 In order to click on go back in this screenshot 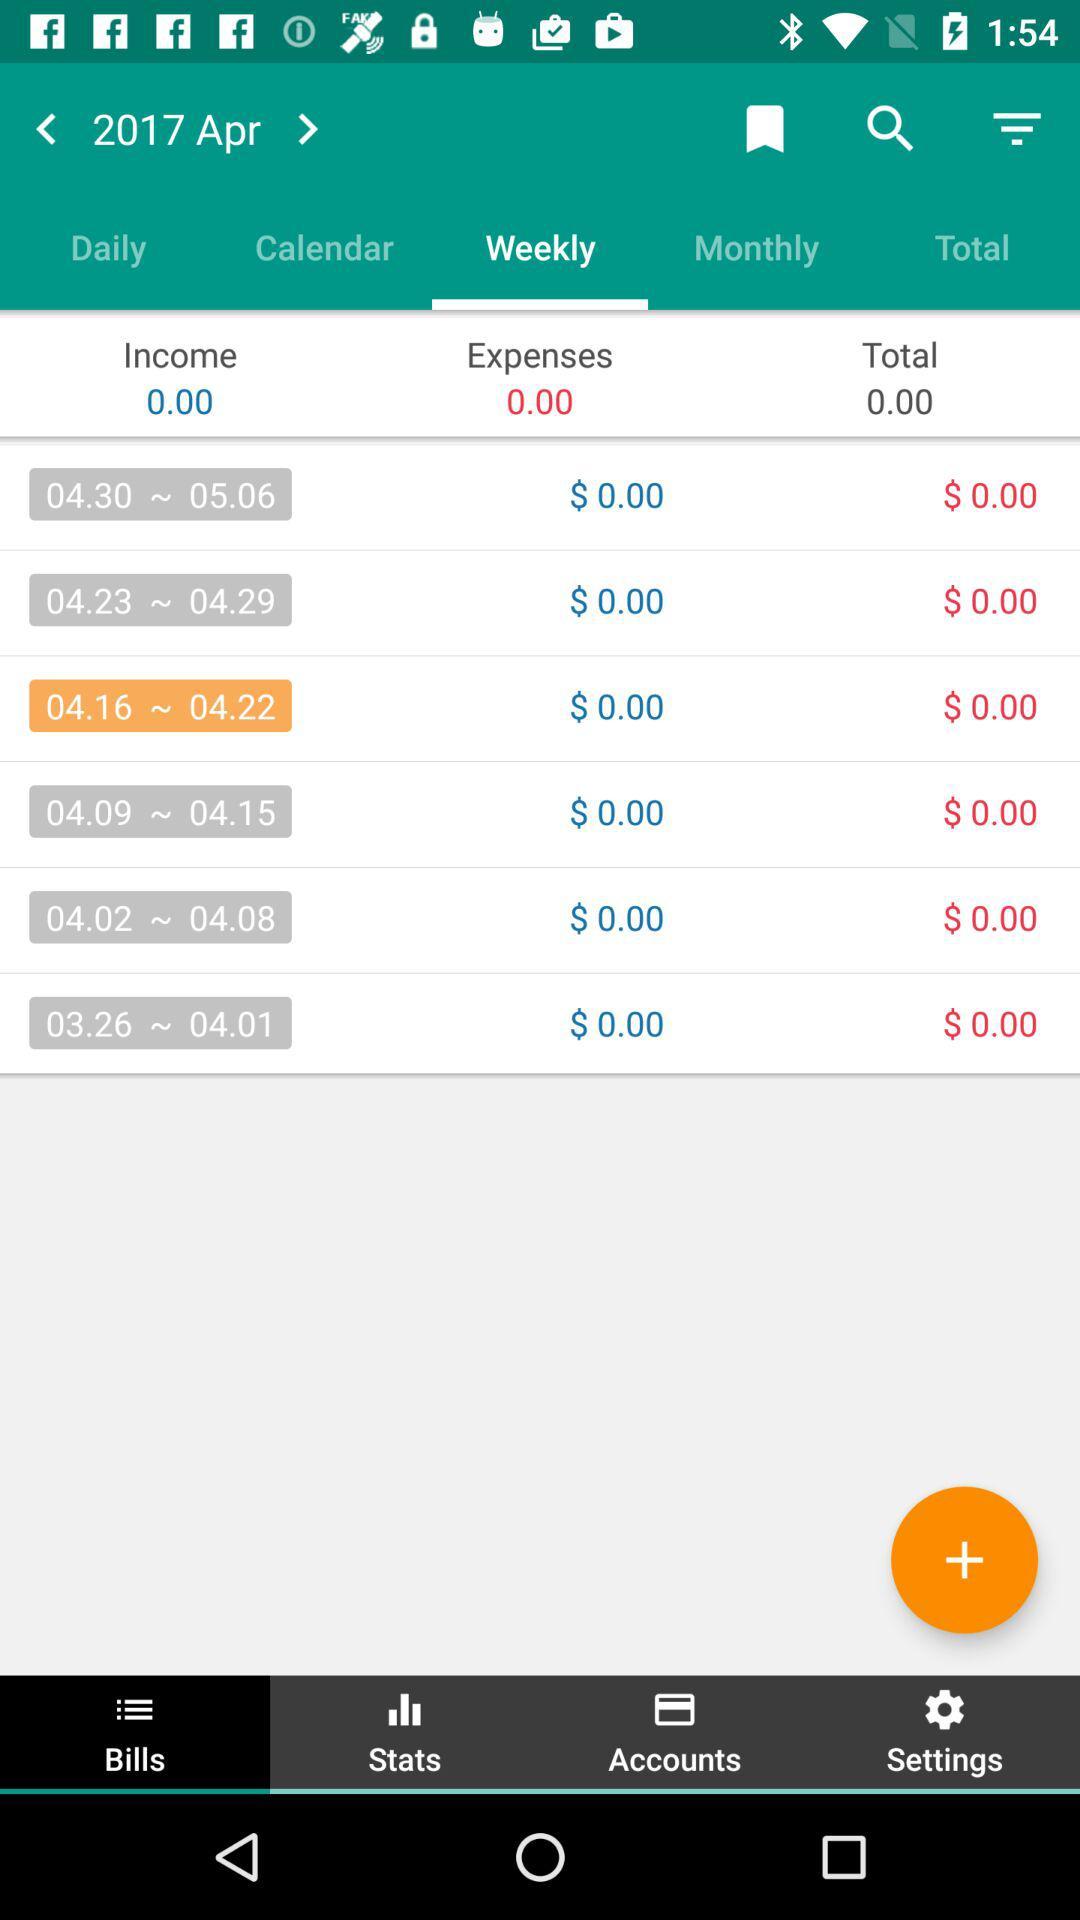, I will do `click(45, 127)`.